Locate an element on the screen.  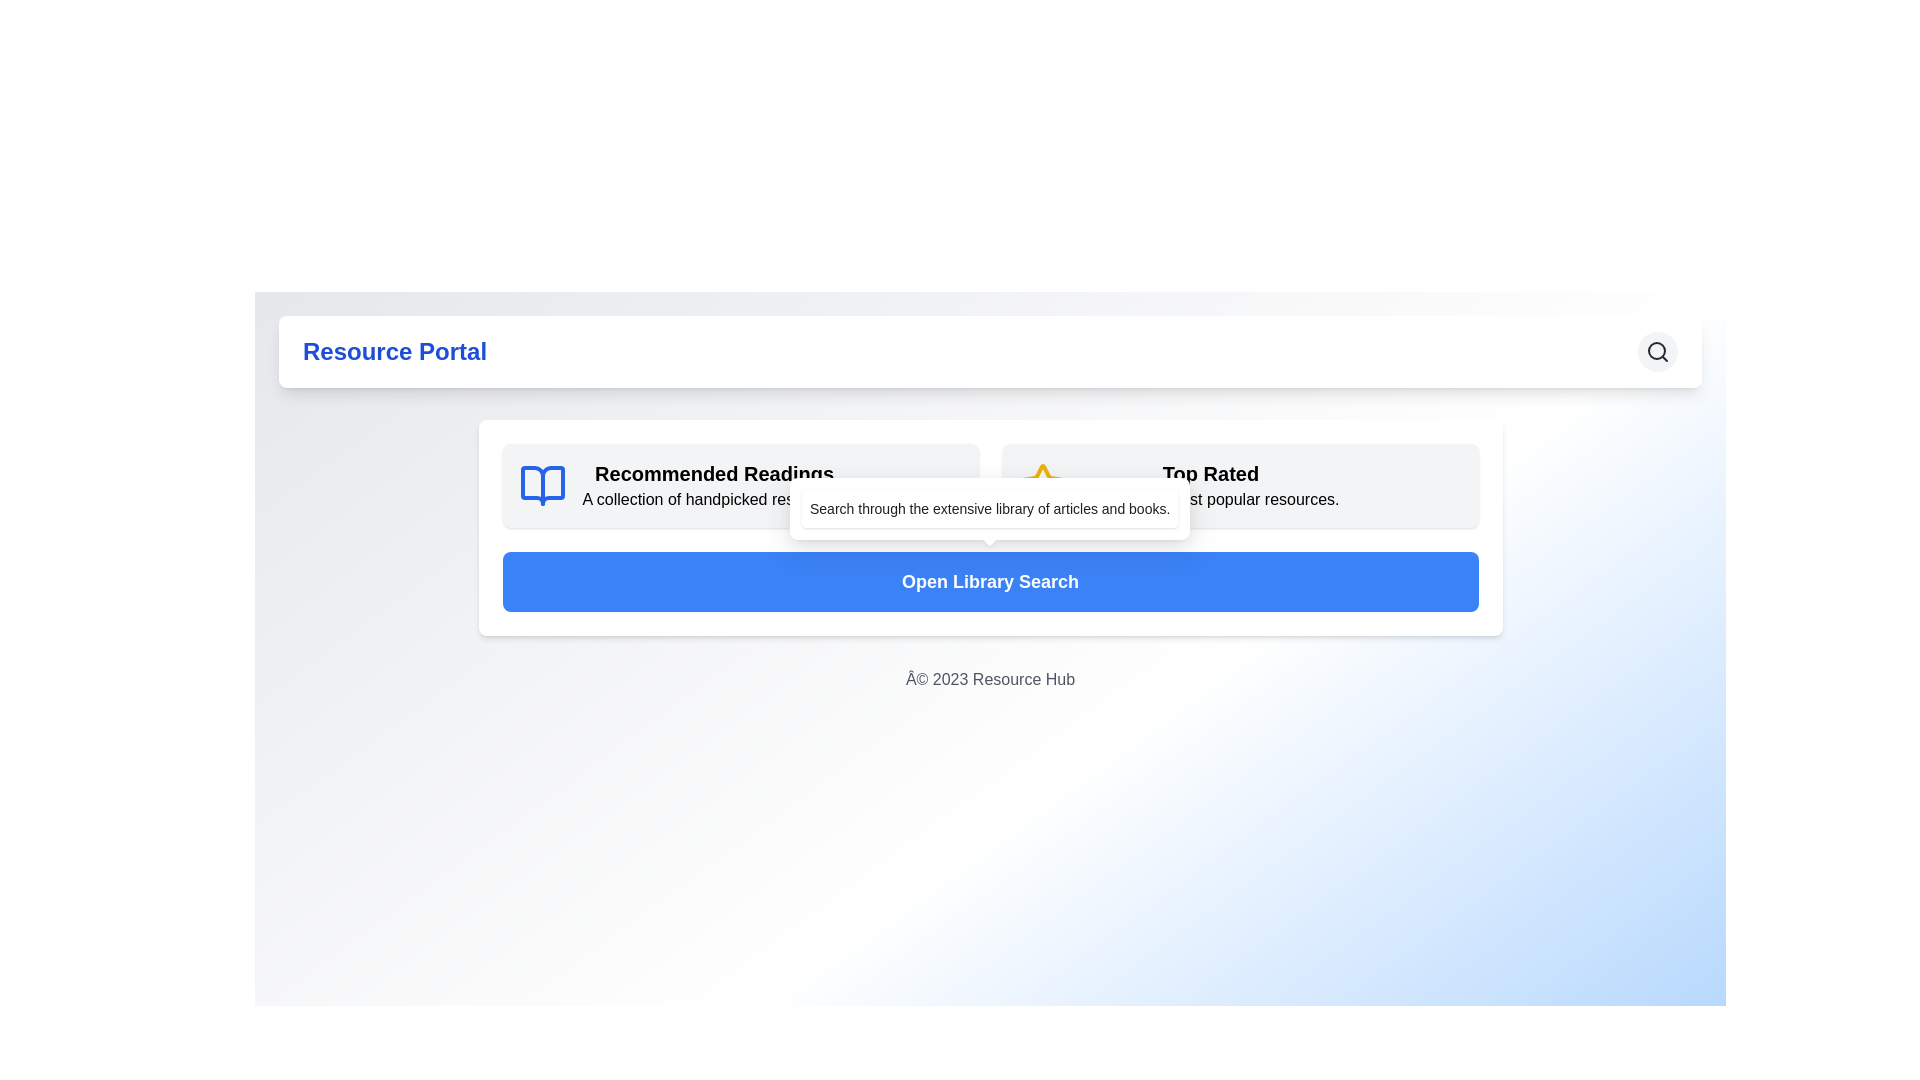
the Text label displaying 'Explore the most popular resources.' located beneath the 'Top Rated' title within a card-like section on the right of the main content area is located at coordinates (1209, 499).